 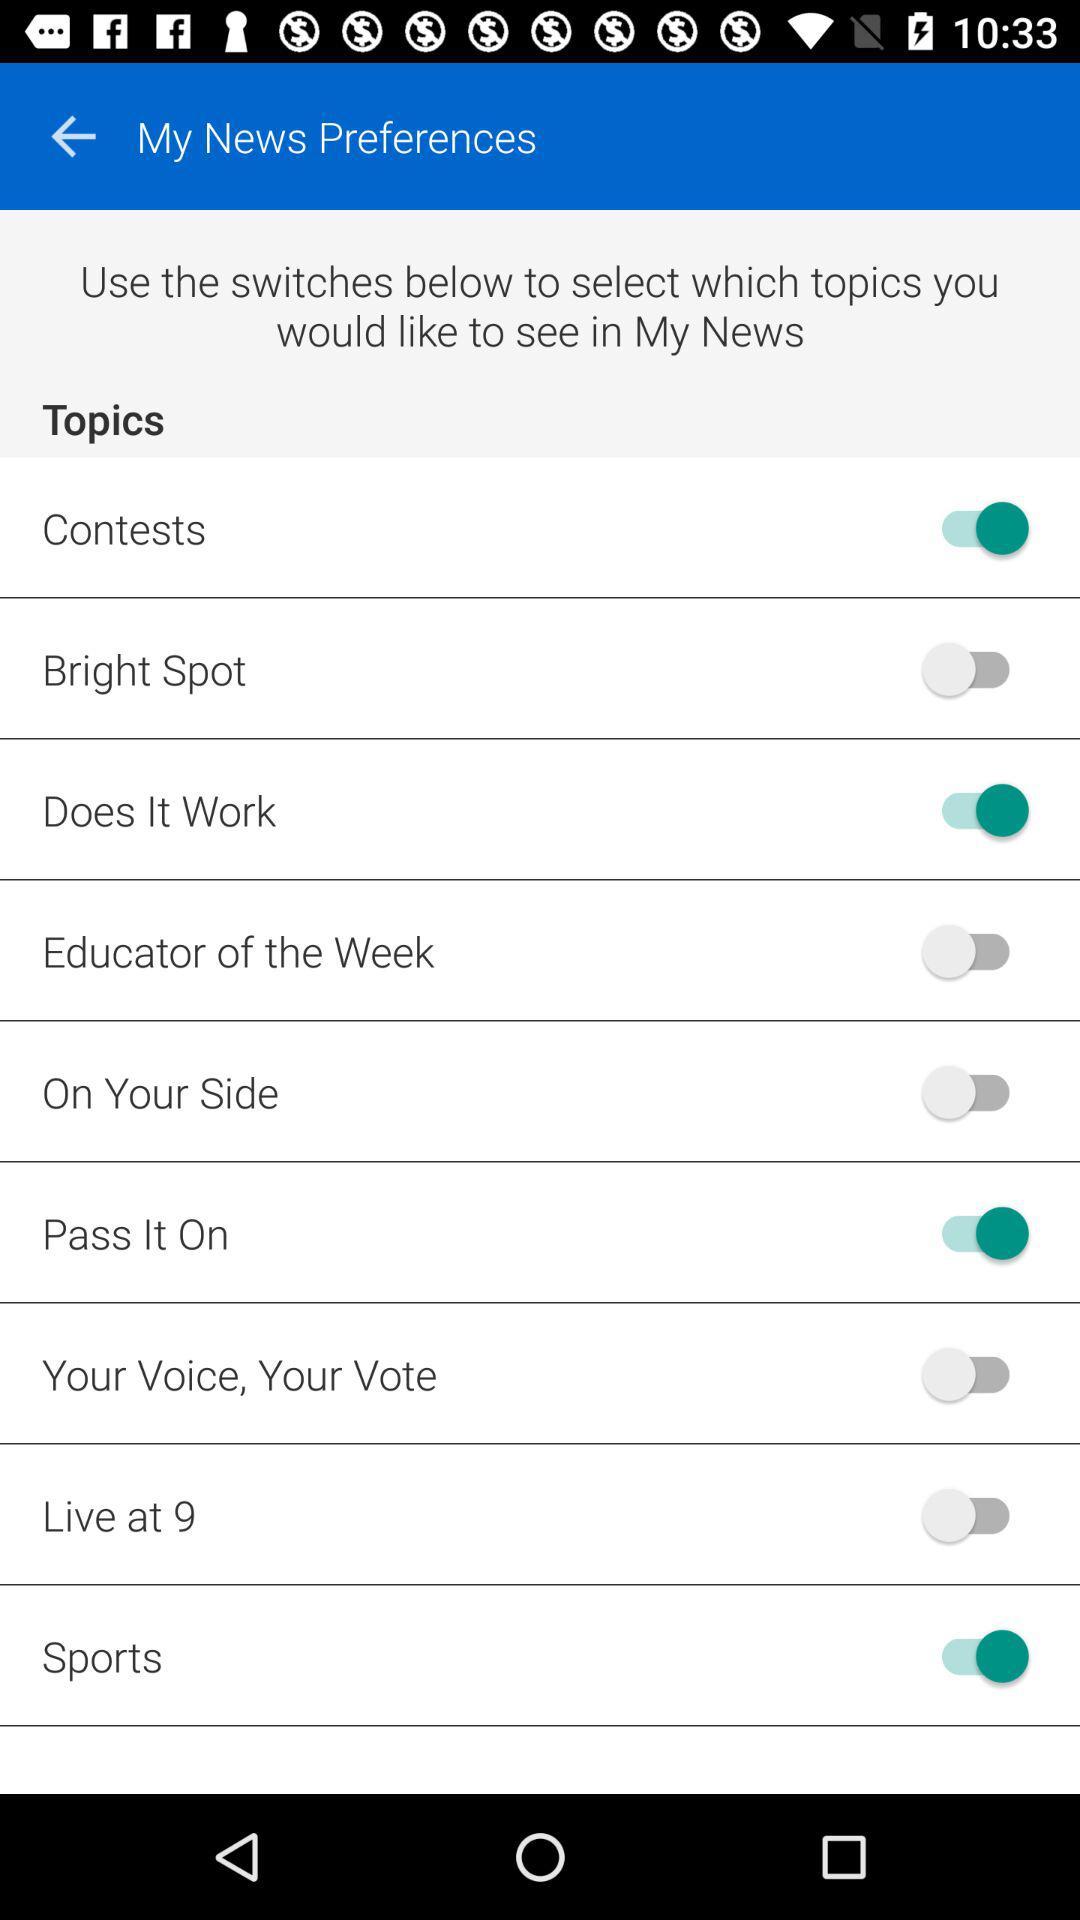 What do you see at coordinates (72, 135) in the screenshot?
I see `icon at the top left corner` at bounding box center [72, 135].